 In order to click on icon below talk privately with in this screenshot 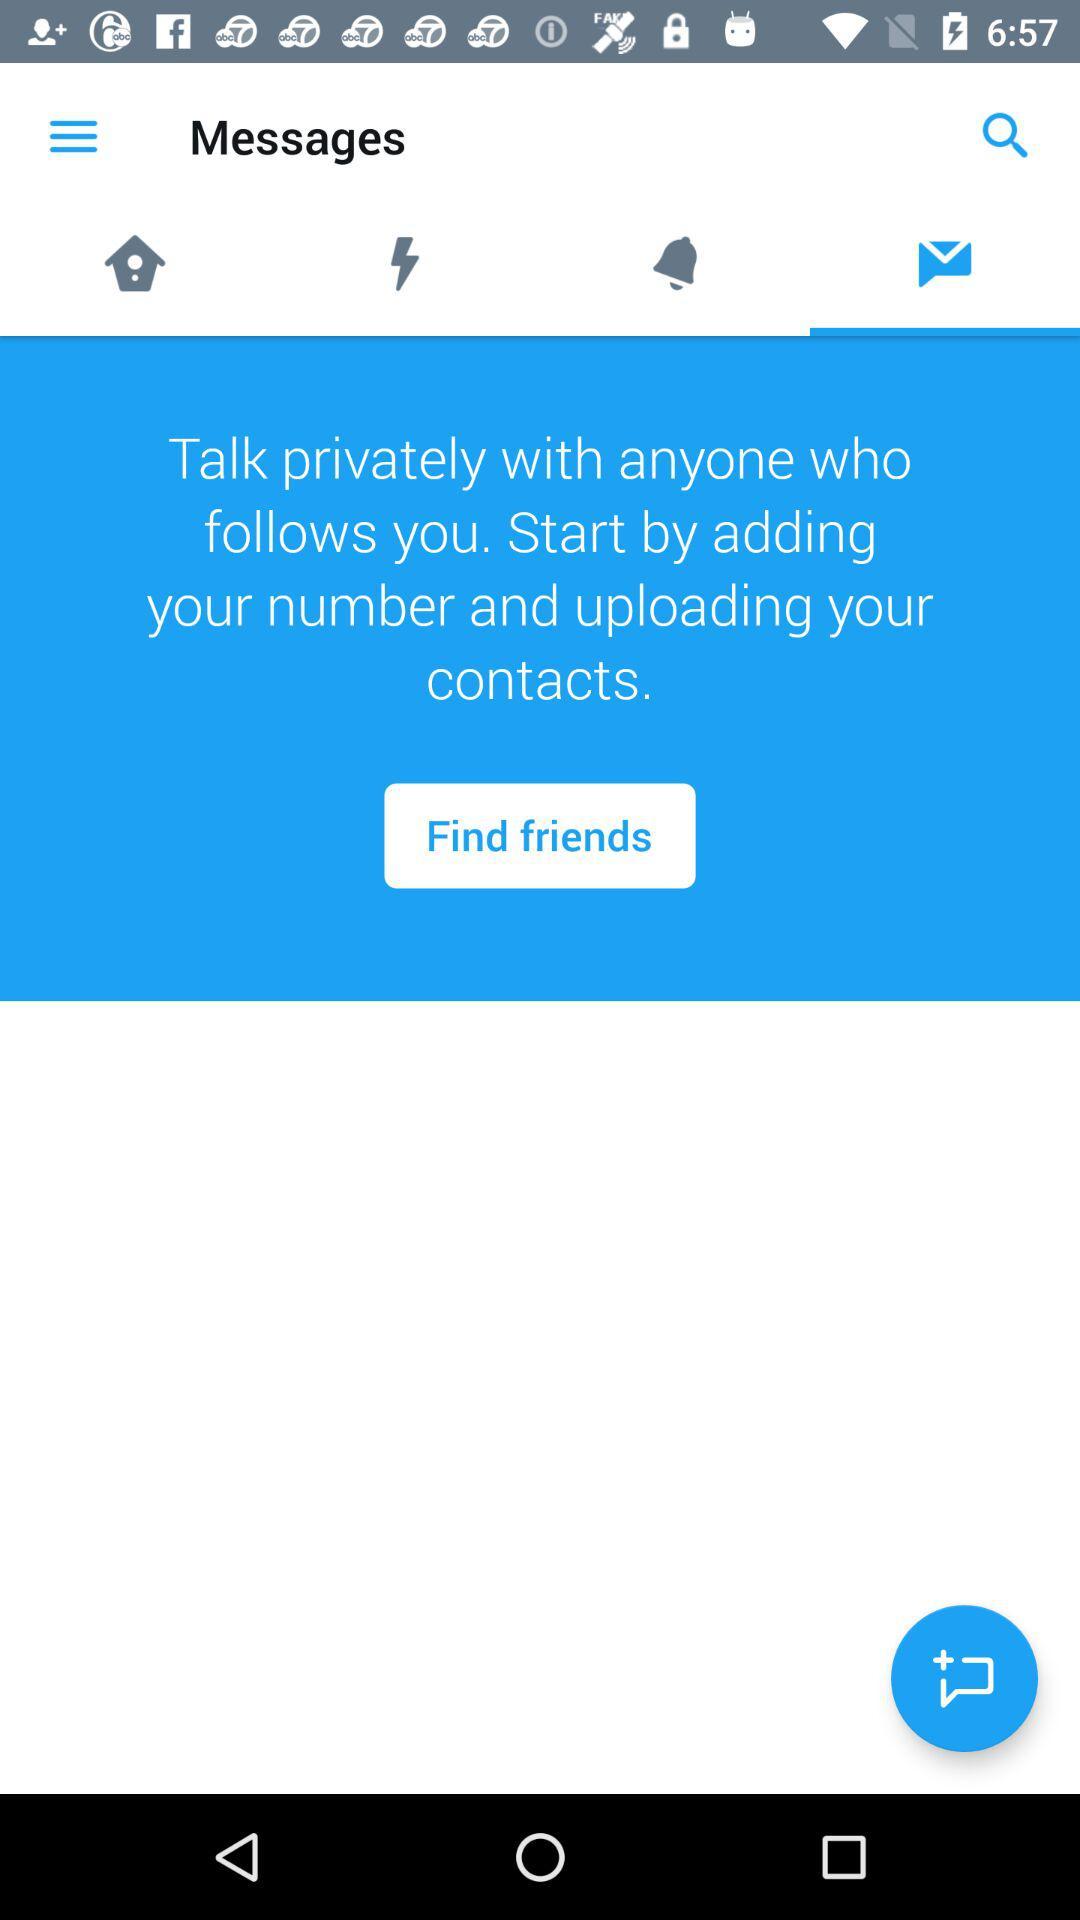, I will do `click(540, 835)`.